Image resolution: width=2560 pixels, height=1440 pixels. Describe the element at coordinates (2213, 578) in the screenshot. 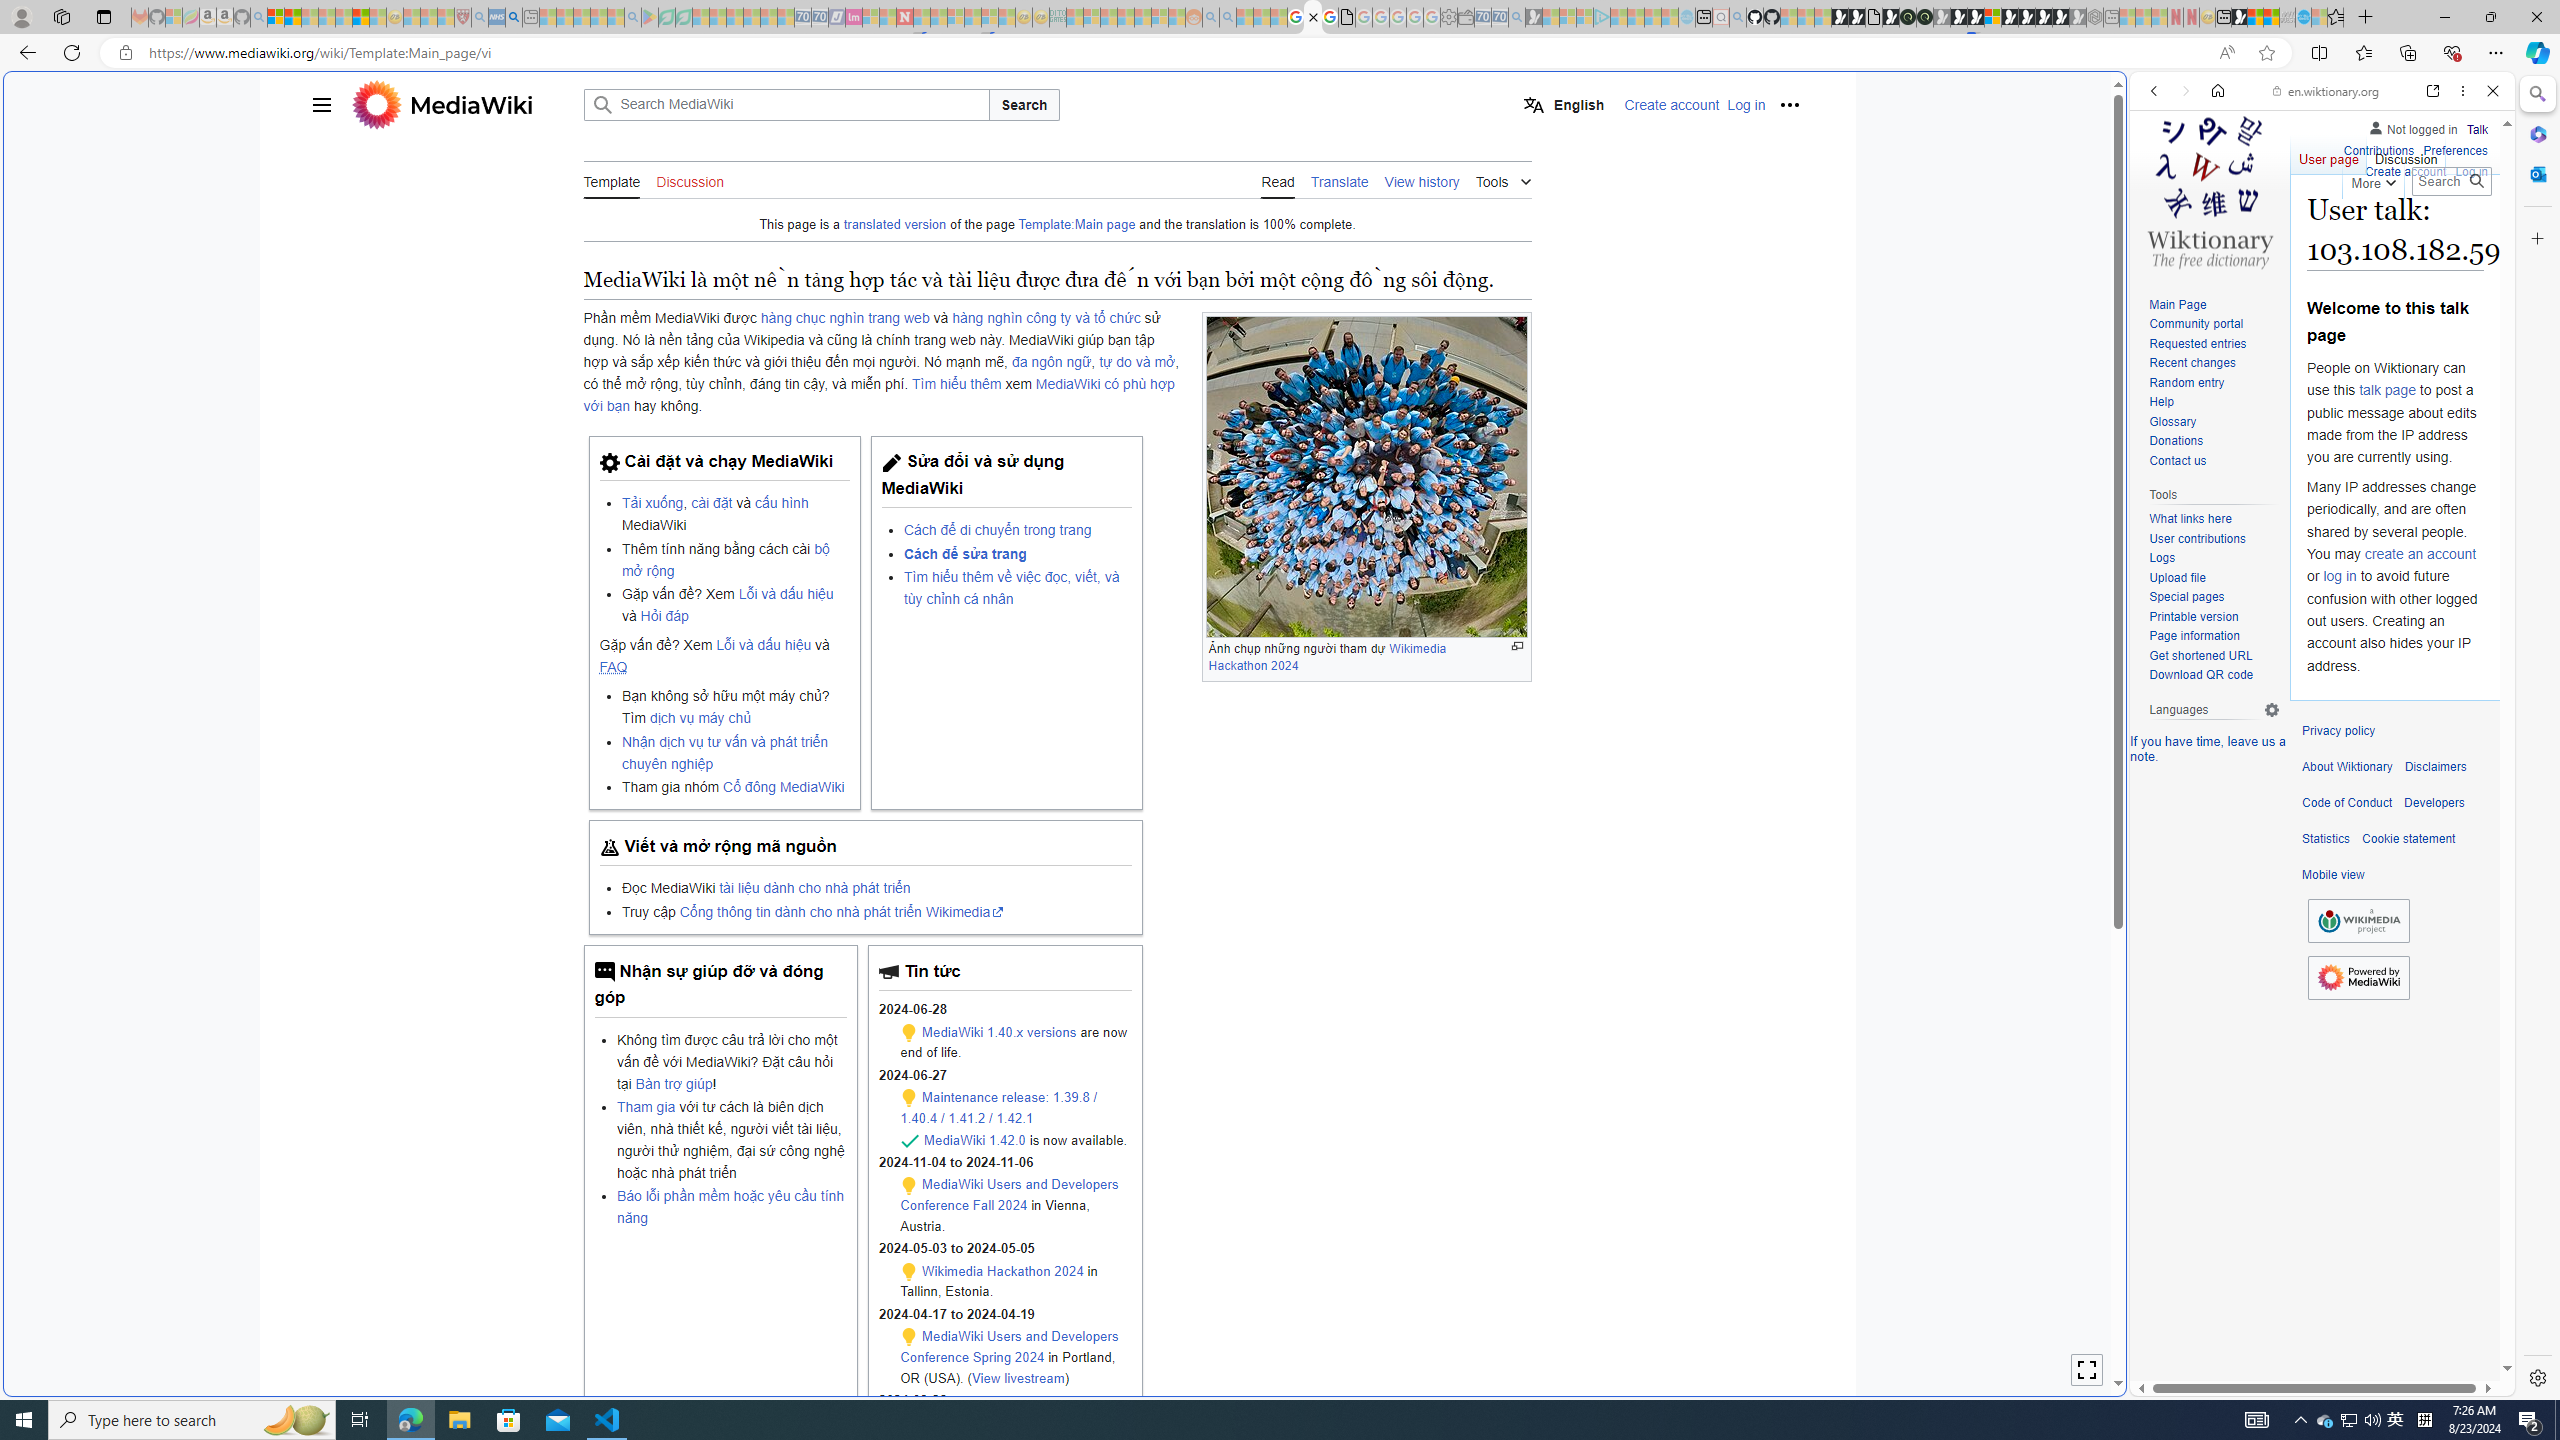

I see `'Upload file'` at that location.